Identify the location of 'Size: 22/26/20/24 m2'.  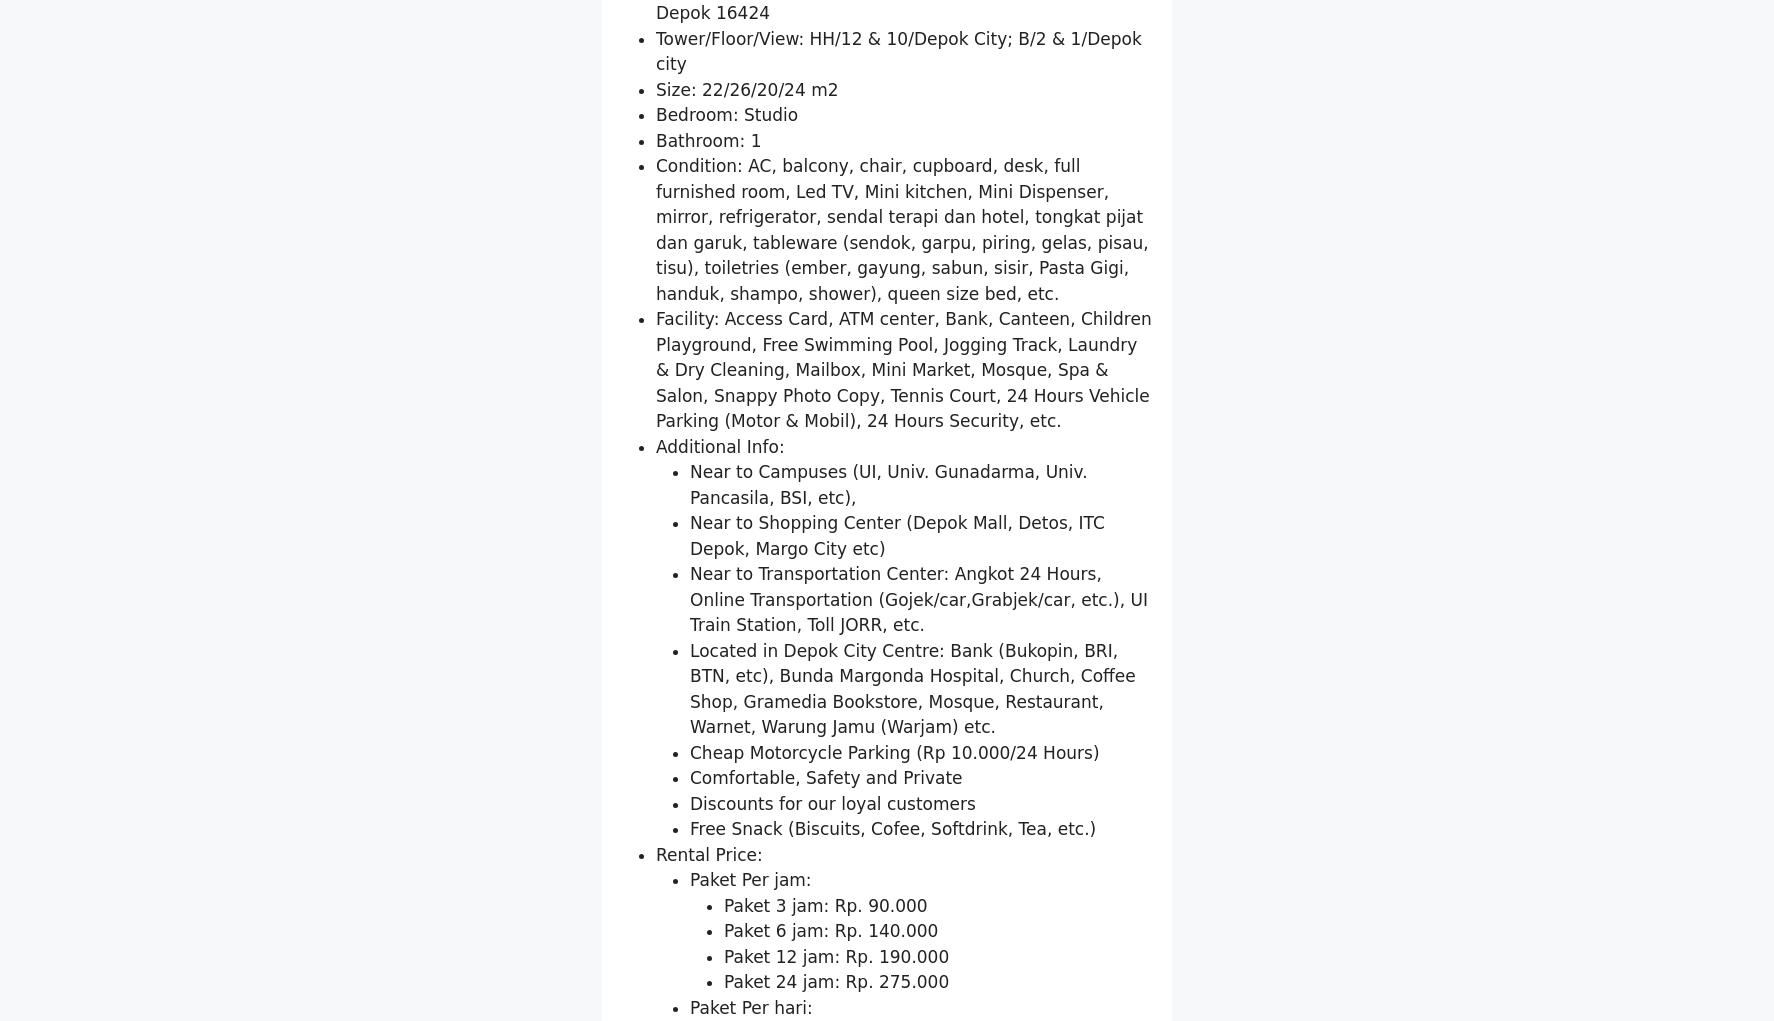
(746, 322).